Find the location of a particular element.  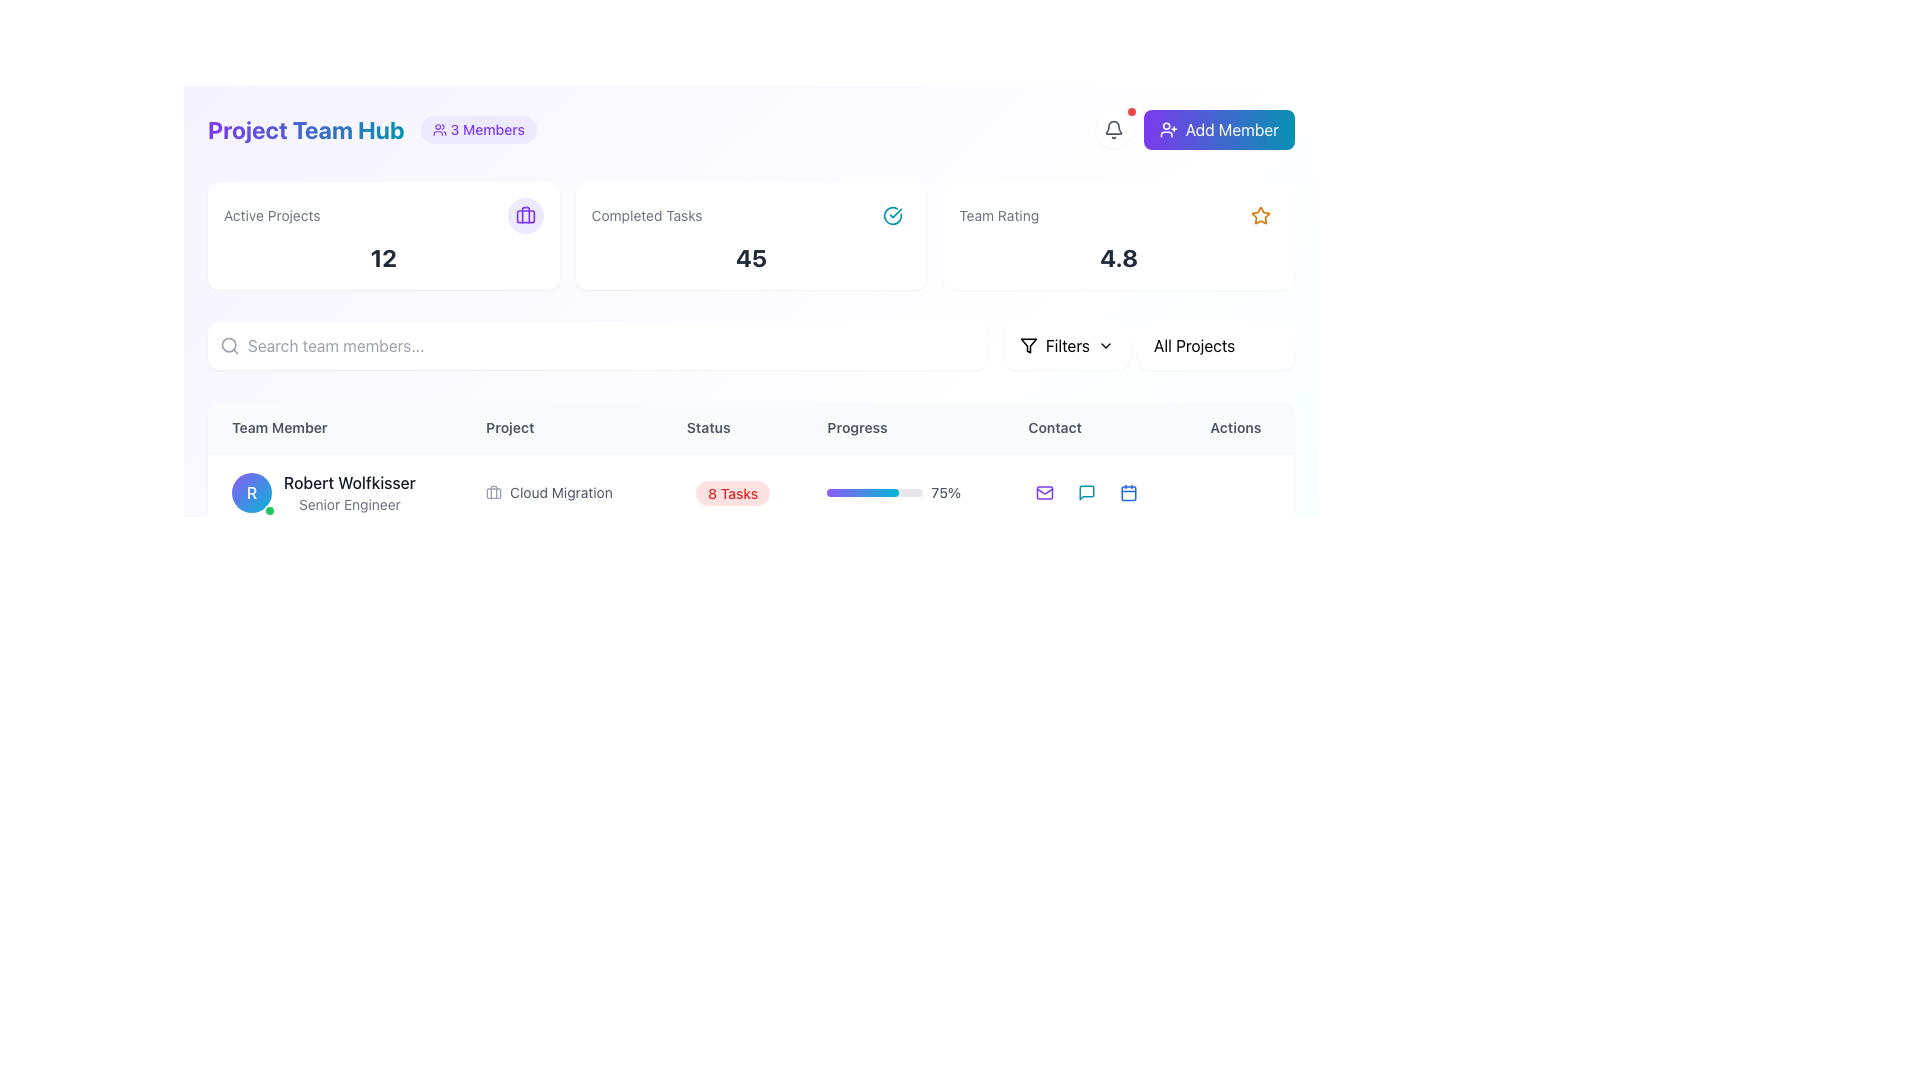

the graphical badge or avatar representing Robert Wolfkisser, positioned to the left of his name is located at coordinates (251, 493).